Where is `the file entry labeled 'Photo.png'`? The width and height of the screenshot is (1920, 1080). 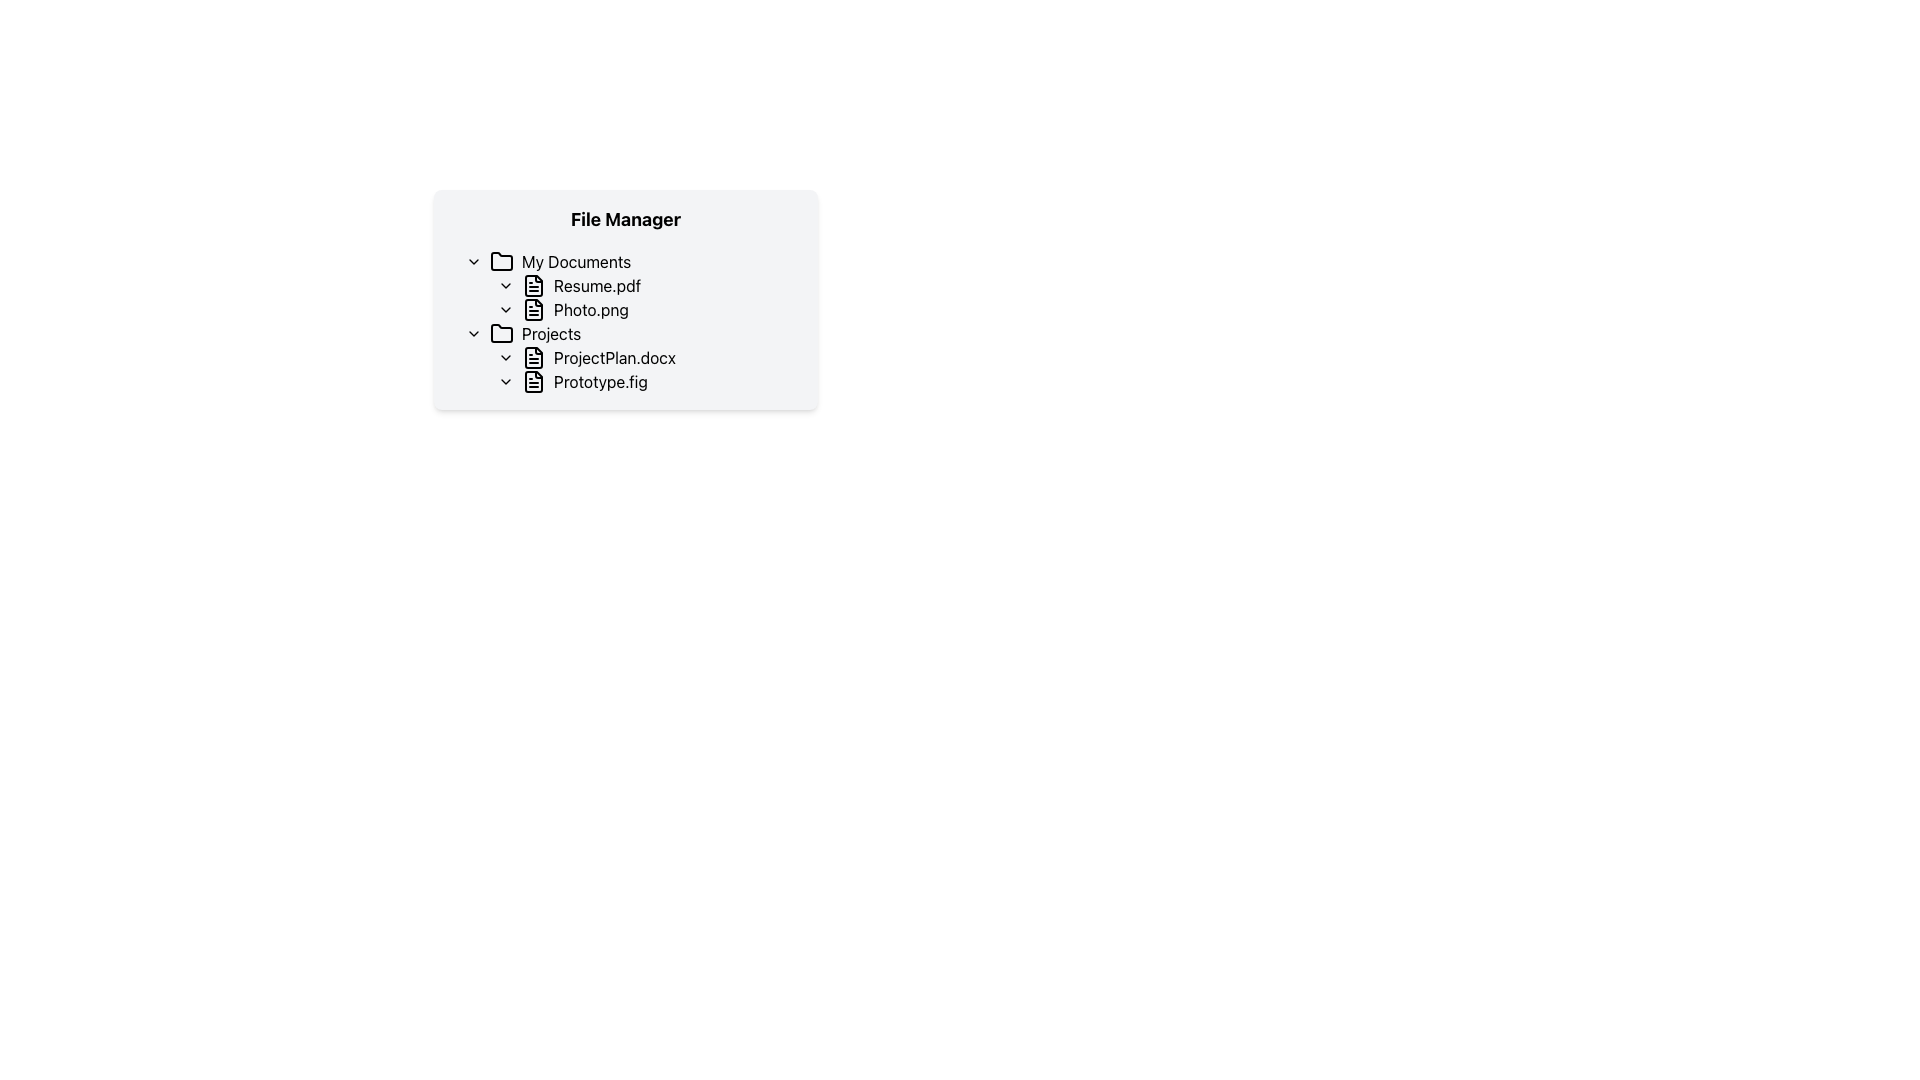
the file entry labeled 'Photo.png' is located at coordinates (649, 309).